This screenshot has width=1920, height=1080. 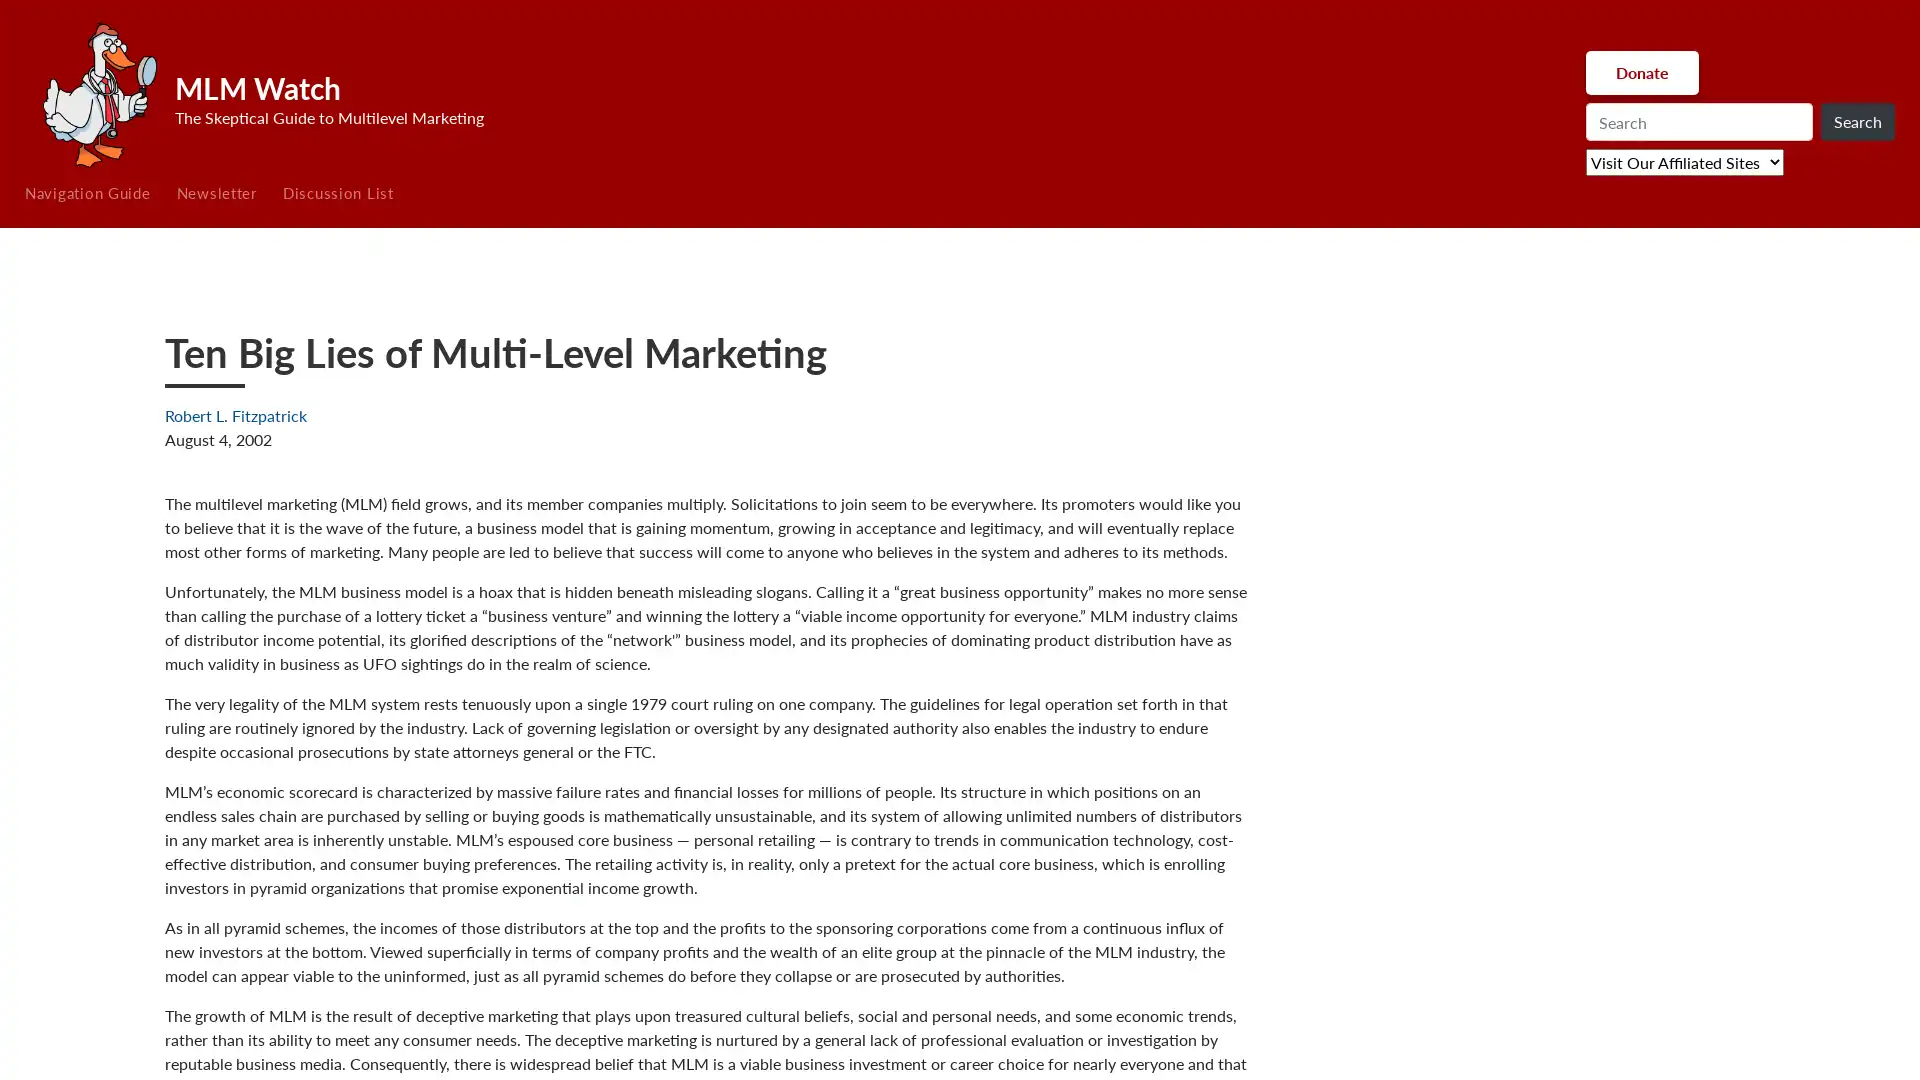 I want to click on Donate, so click(x=1641, y=72).